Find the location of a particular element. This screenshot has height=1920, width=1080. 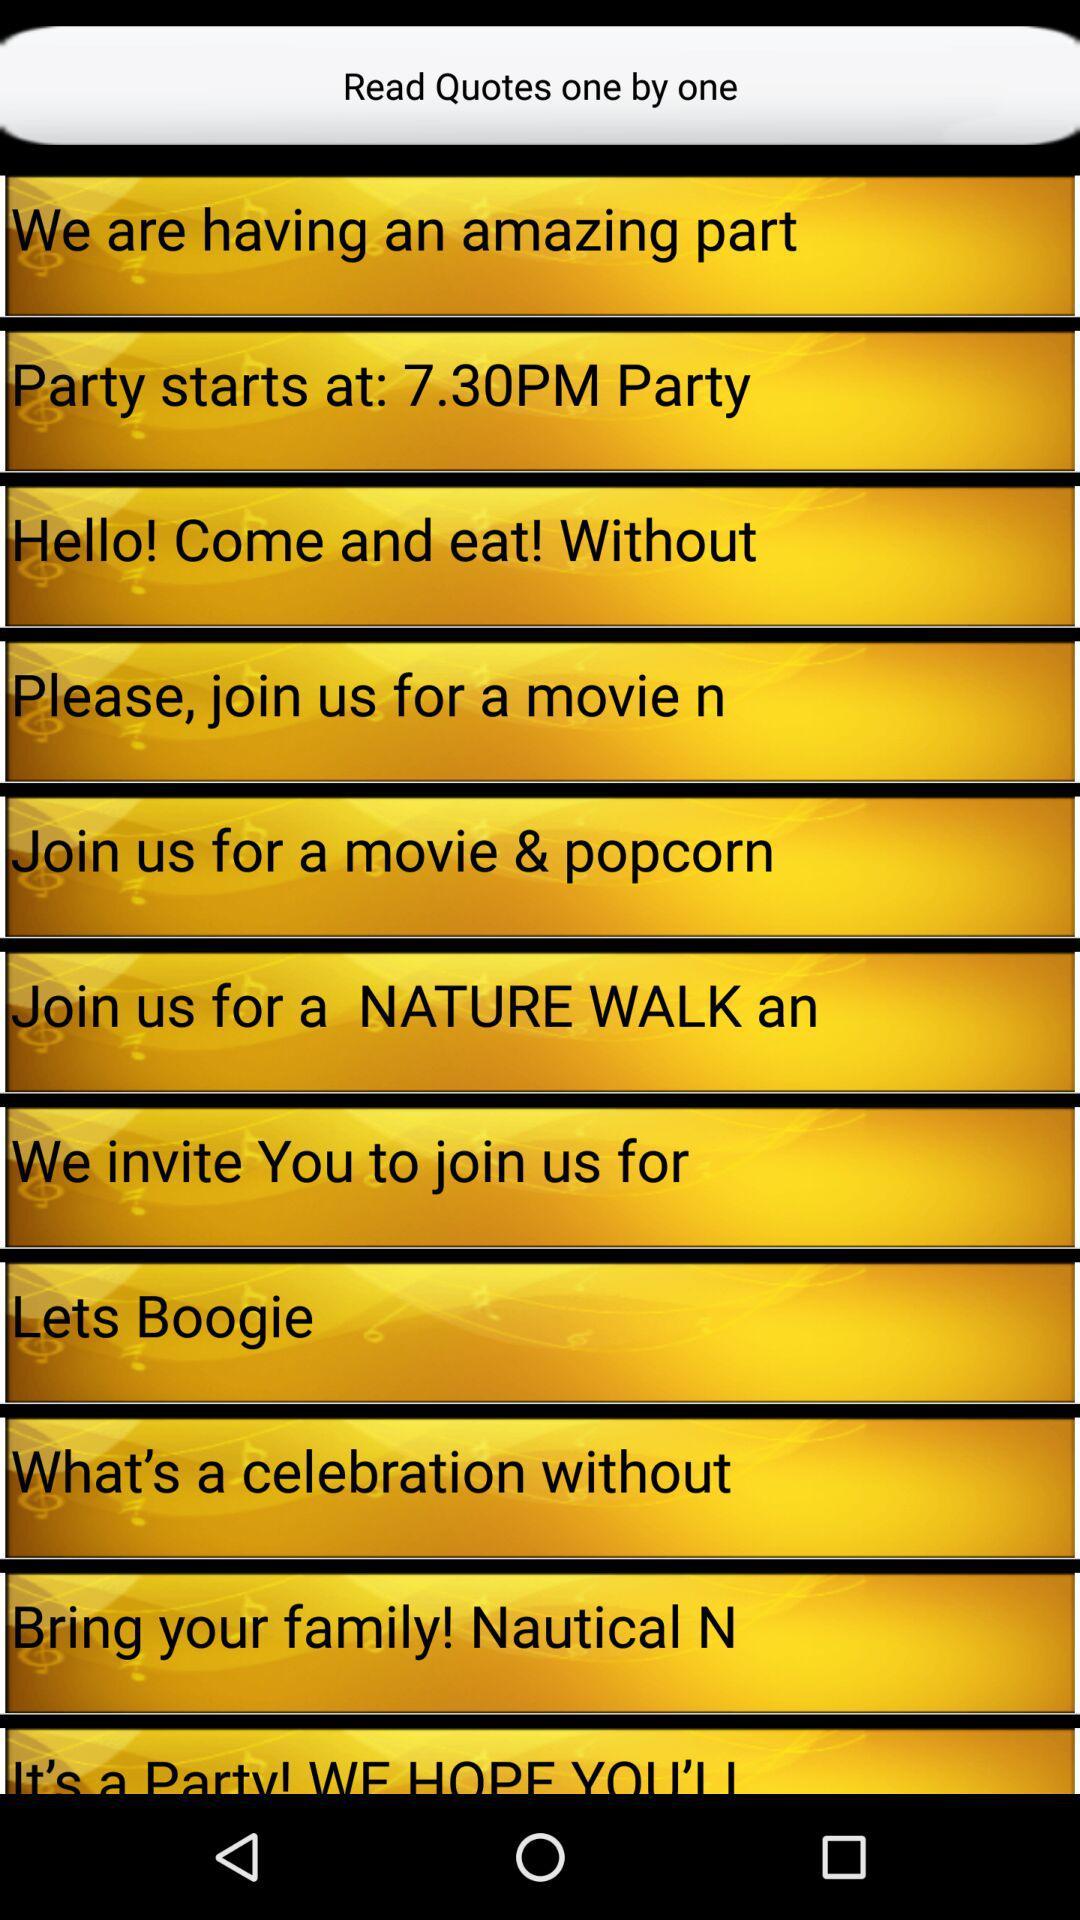

item to the left of party starts at icon is located at coordinates (2, 400).